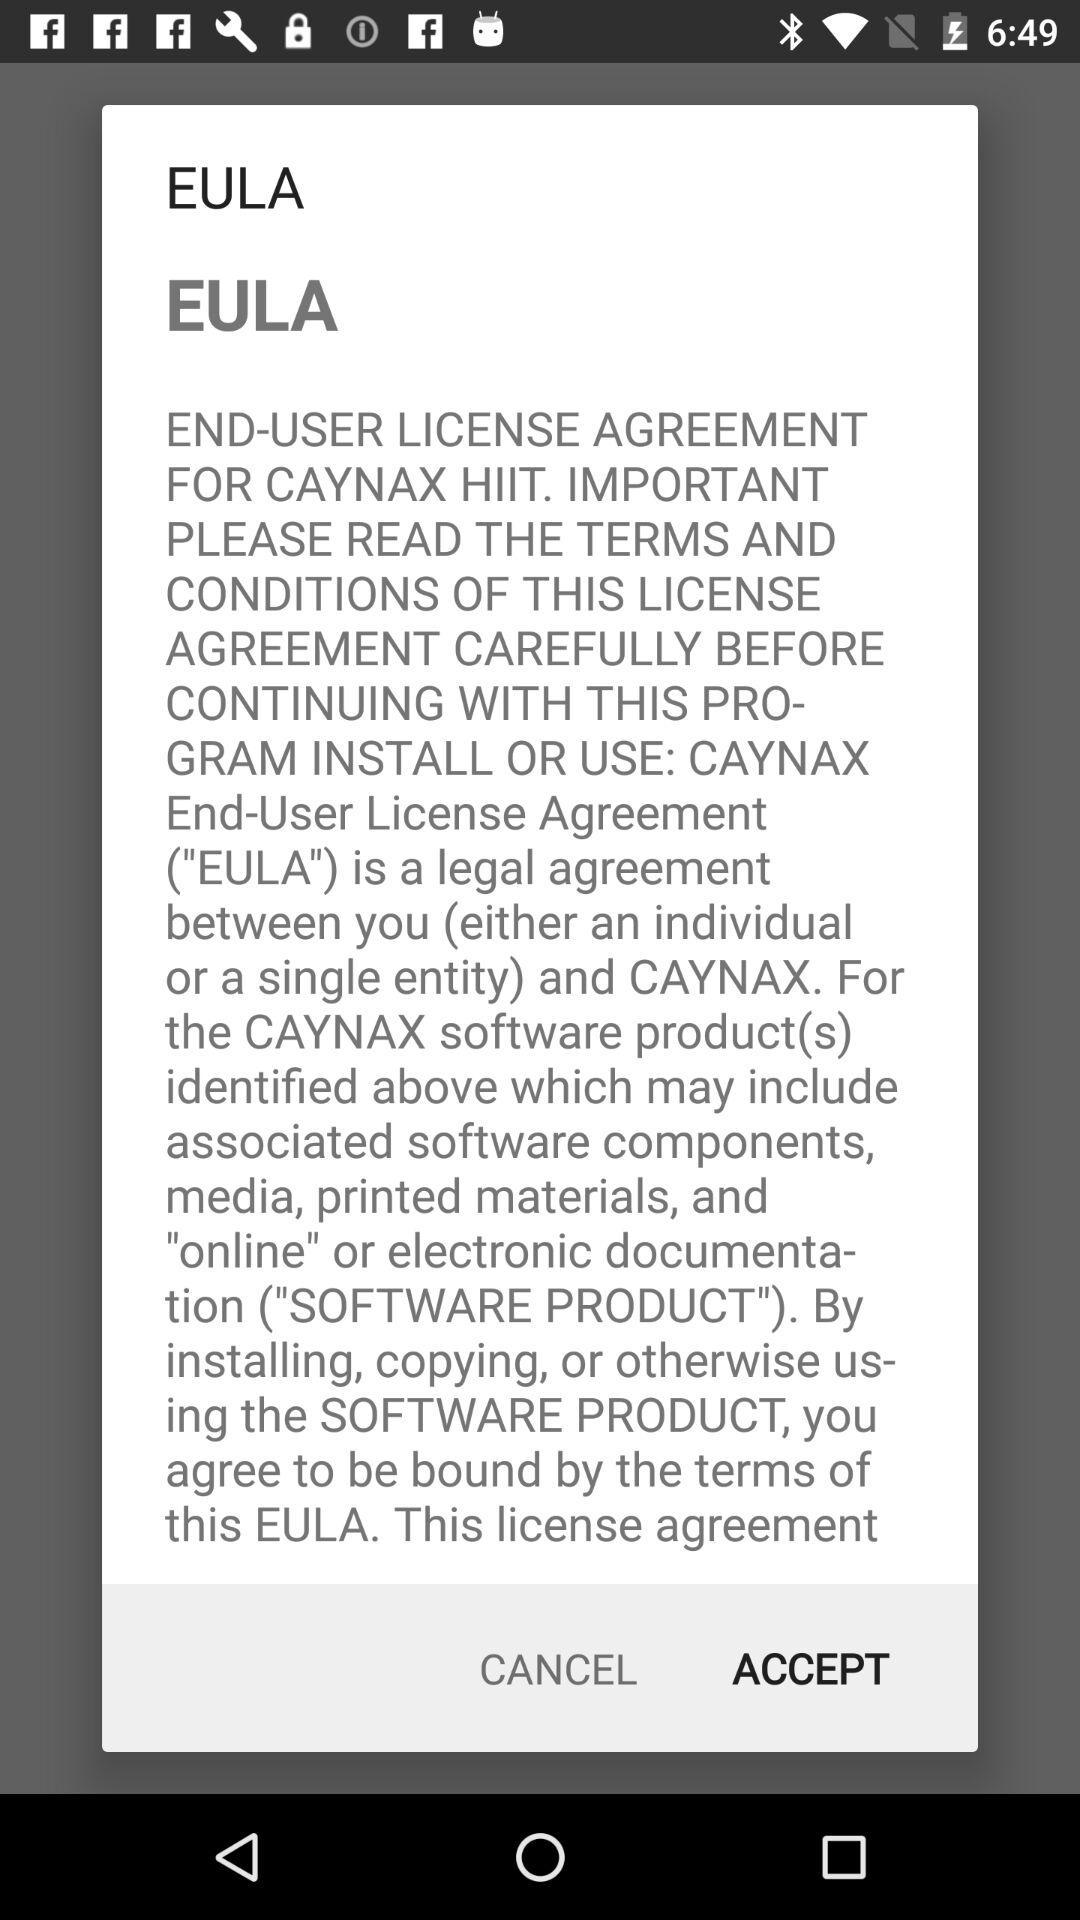 The image size is (1080, 1920). What do you see at coordinates (810, 1668) in the screenshot?
I see `the item below eula end user item` at bounding box center [810, 1668].